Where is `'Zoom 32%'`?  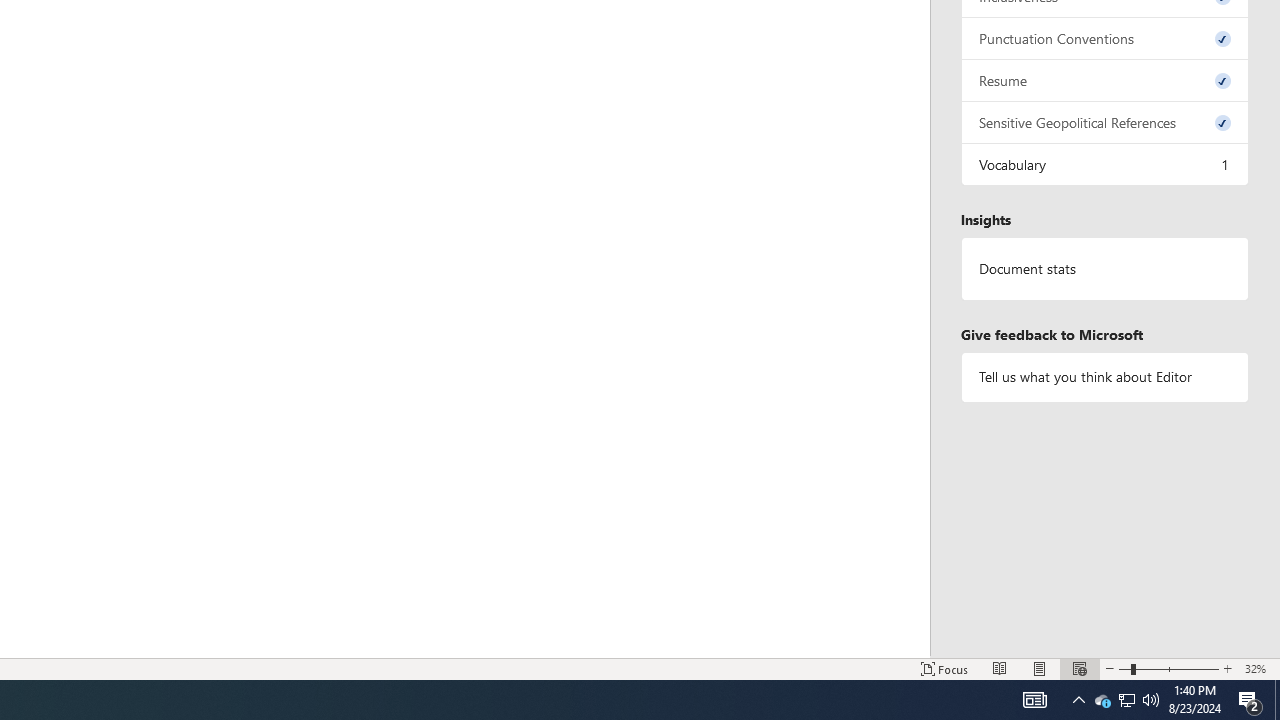
'Zoom 32%' is located at coordinates (1257, 669).